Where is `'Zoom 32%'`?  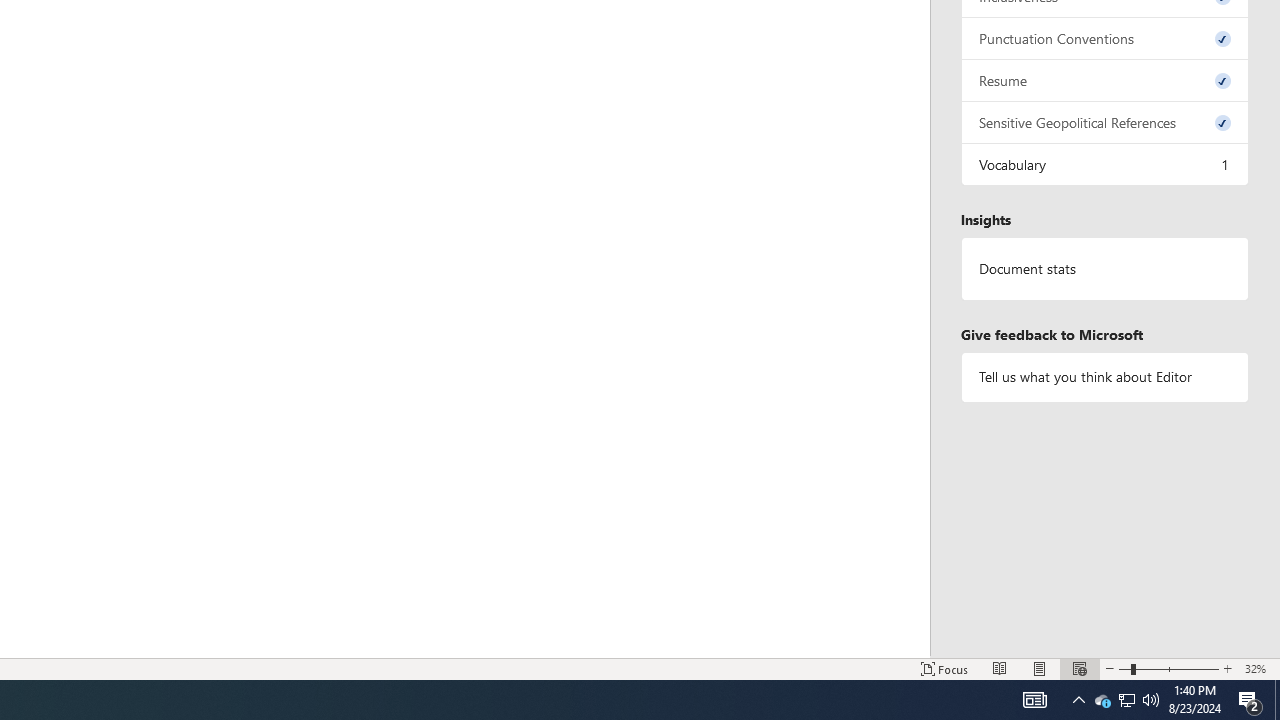
'Zoom 32%' is located at coordinates (1257, 669).